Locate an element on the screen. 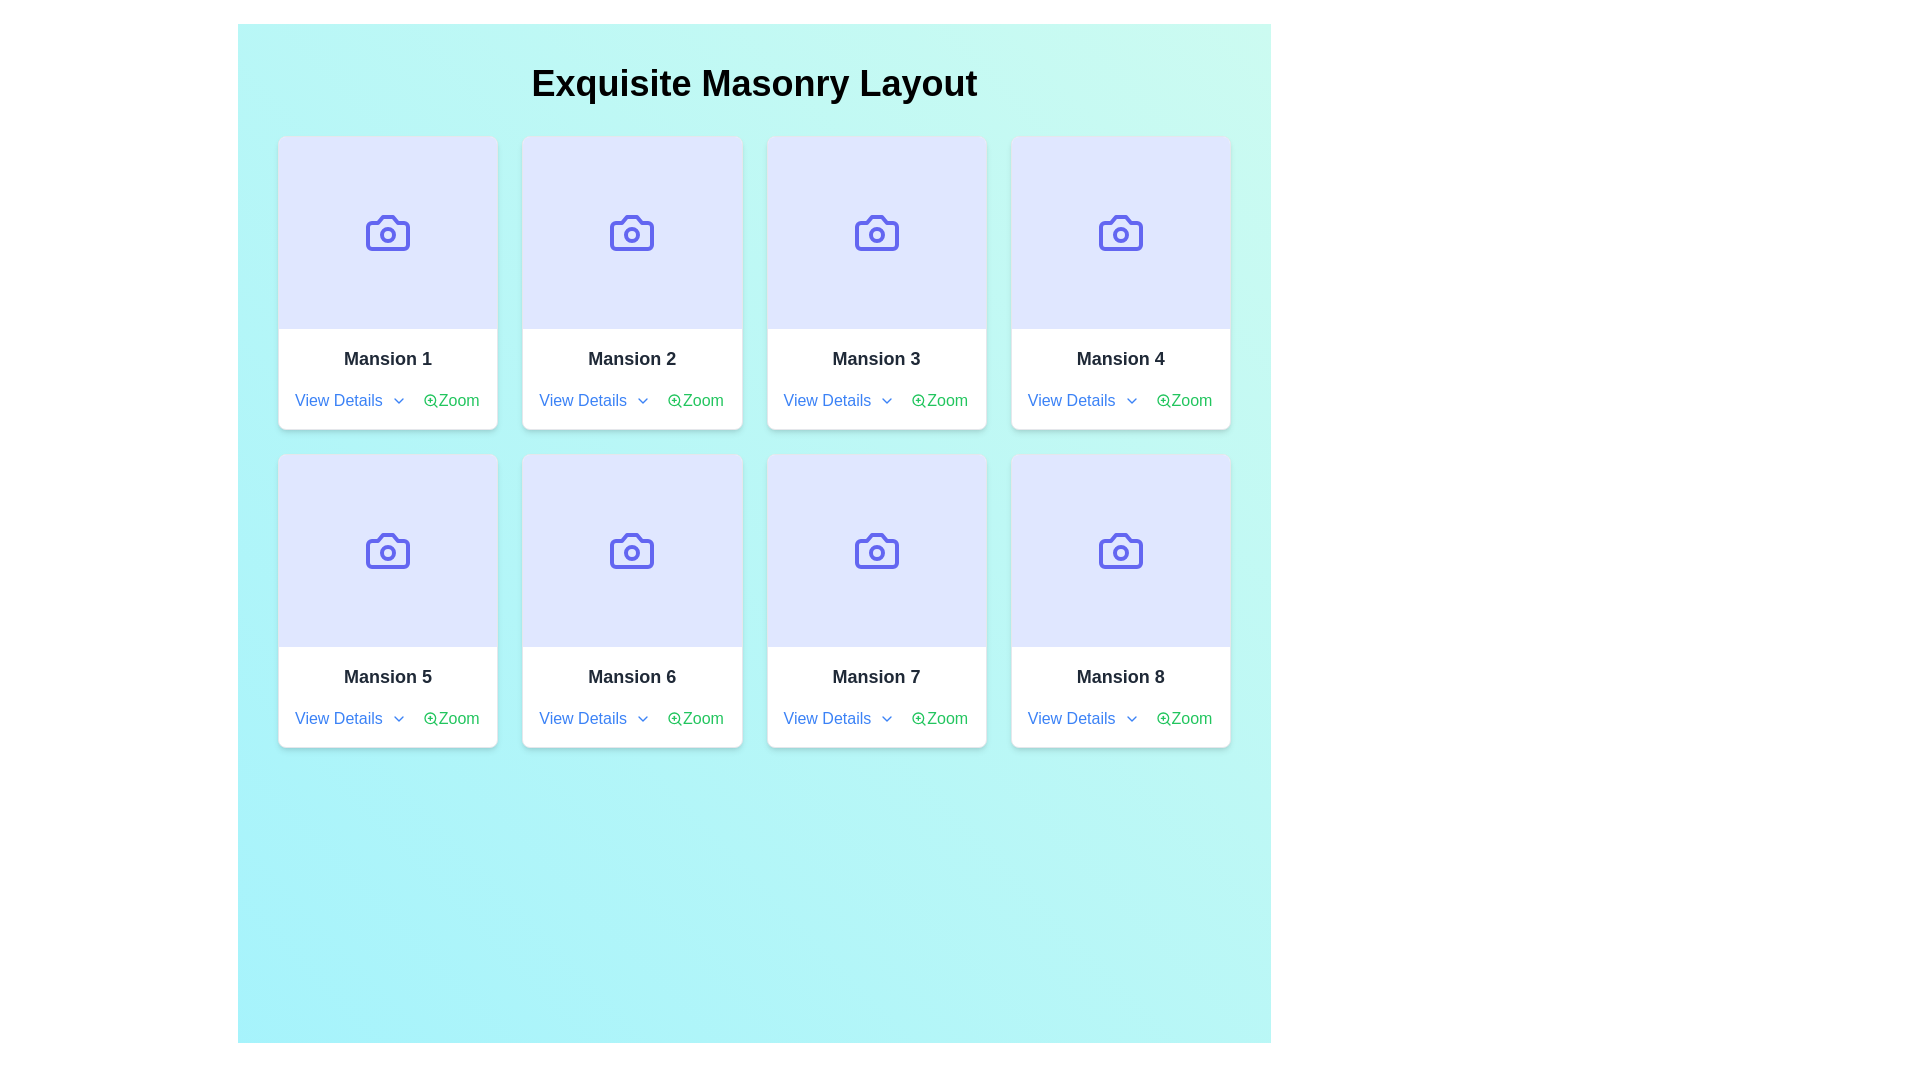 The height and width of the screenshot is (1080, 1920). the small downward-facing chevron icon located to the right of the 'View Details' text within the 'Mansion 4' card is located at coordinates (1131, 401).